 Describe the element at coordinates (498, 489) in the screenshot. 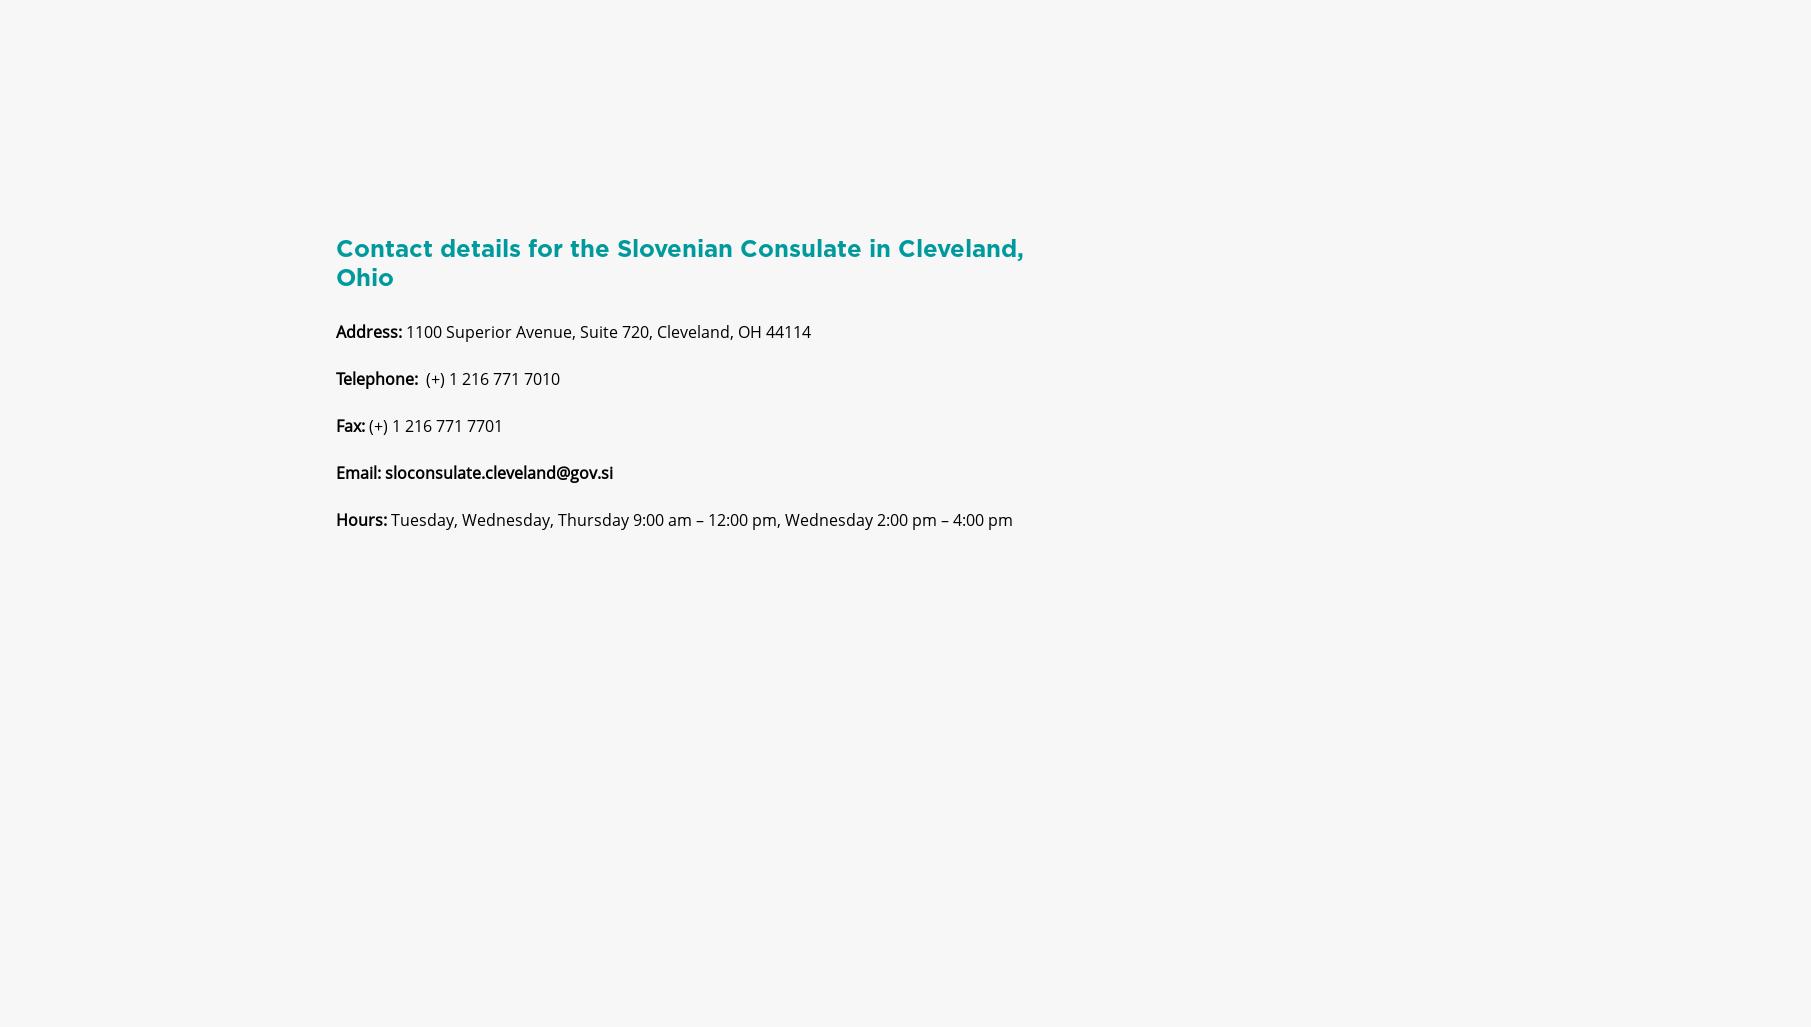

I see `'sloconsulate.cleveland@gov.si'` at that location.